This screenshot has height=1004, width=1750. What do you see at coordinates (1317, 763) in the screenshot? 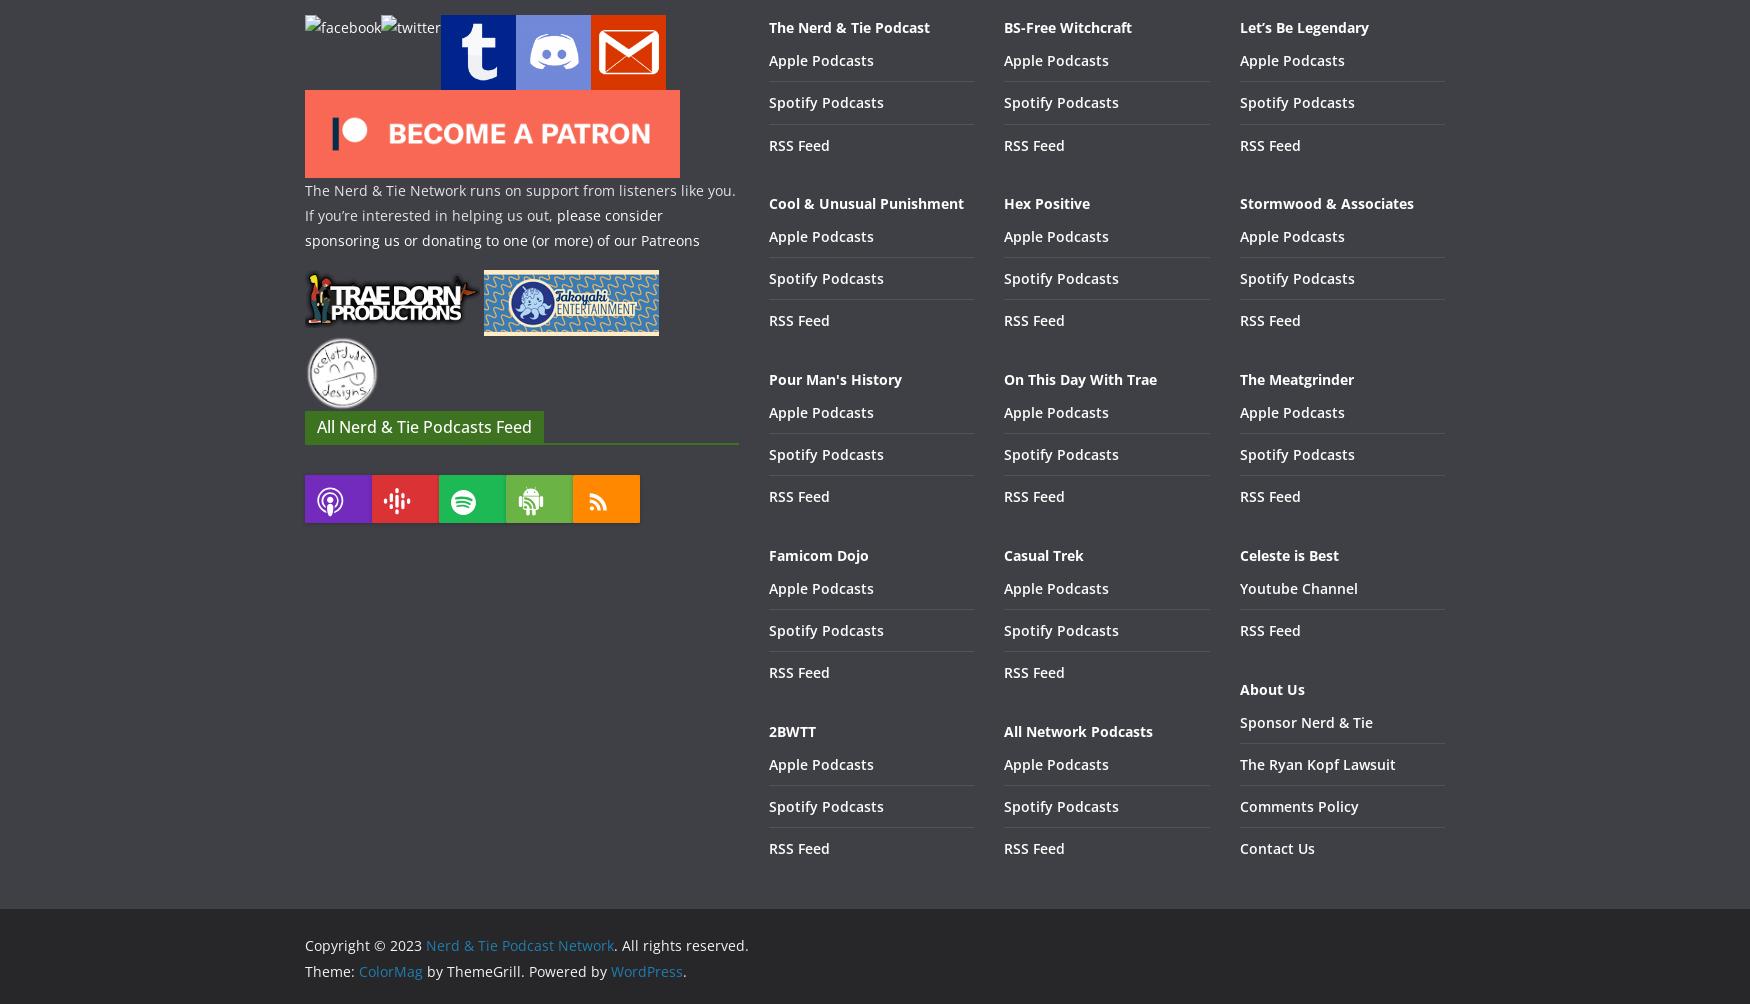
I see `'The Ryan Kopf Lawsuit'` at bounding box center [1317, 763].